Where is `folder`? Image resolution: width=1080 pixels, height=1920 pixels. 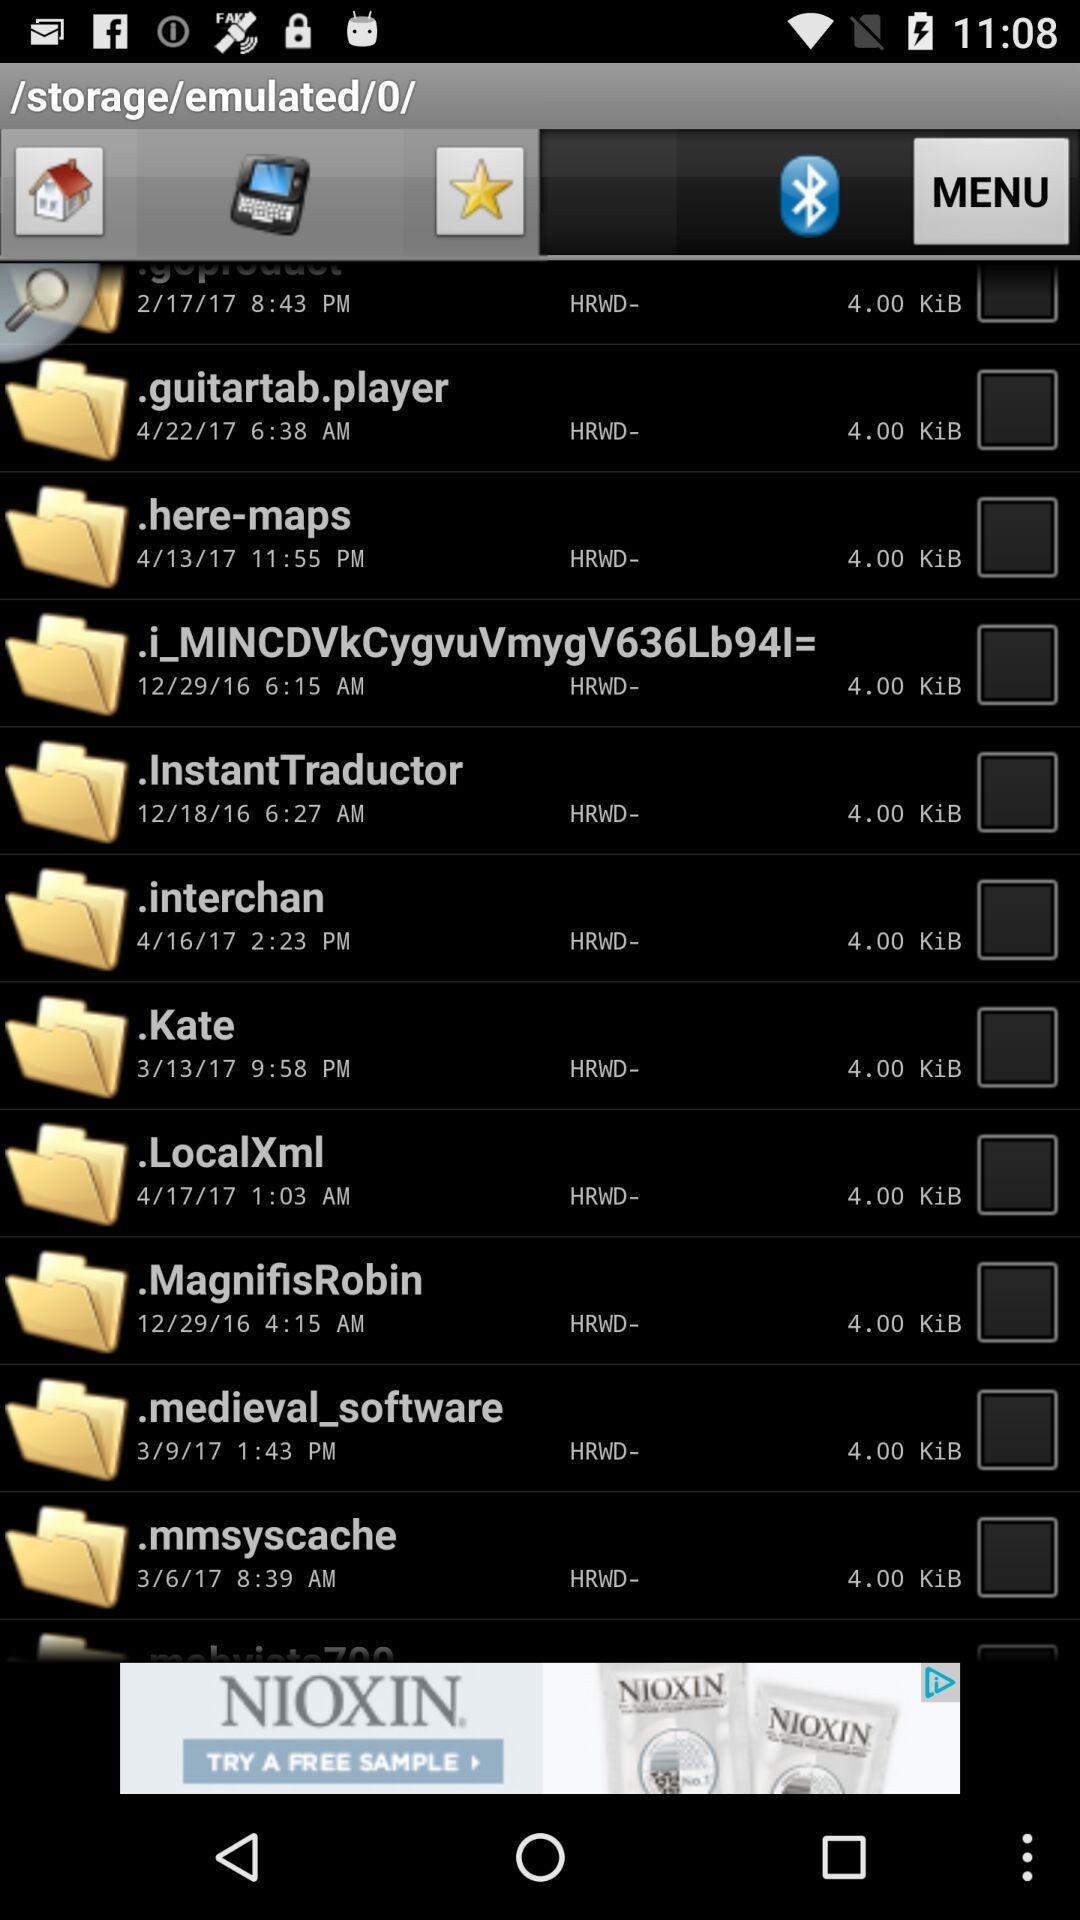
folder is located at coordinates (1023, 789).